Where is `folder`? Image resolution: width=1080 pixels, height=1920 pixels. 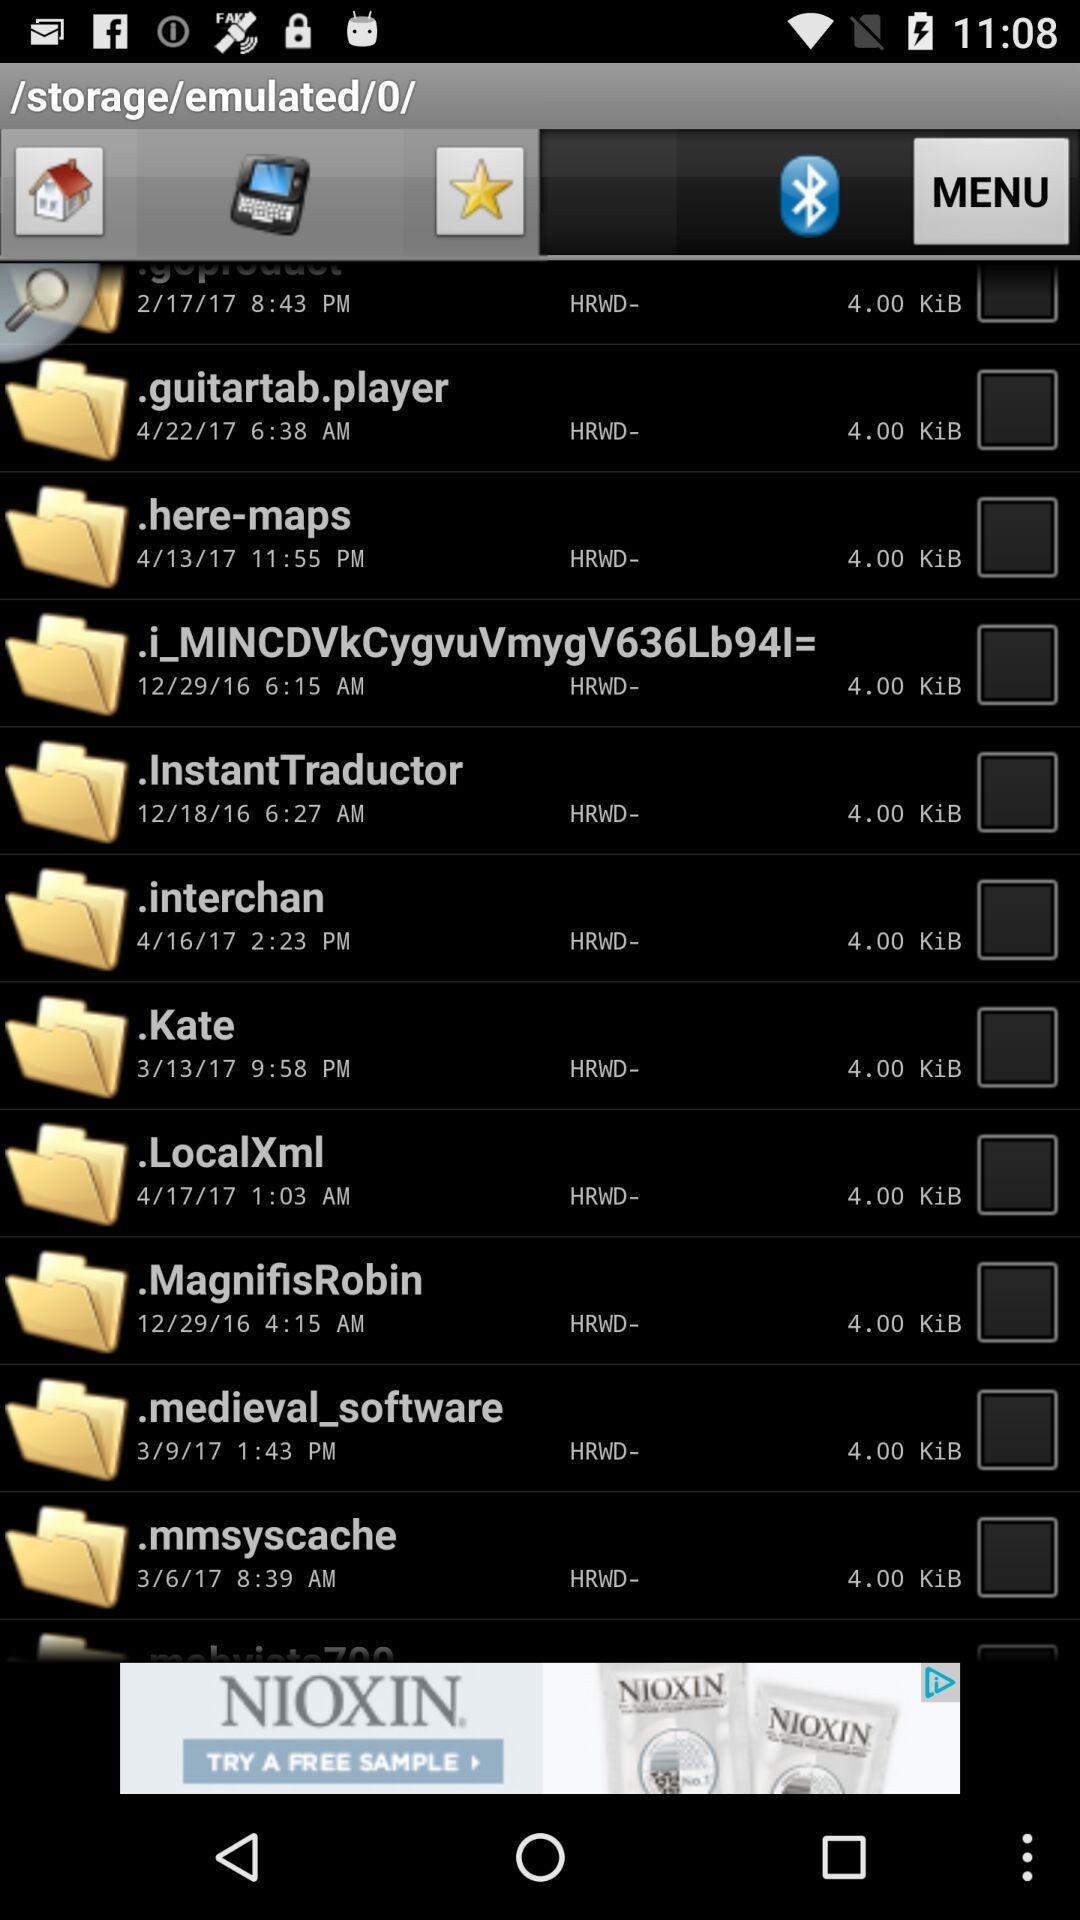
folder is located at coordinates (1023, 789).